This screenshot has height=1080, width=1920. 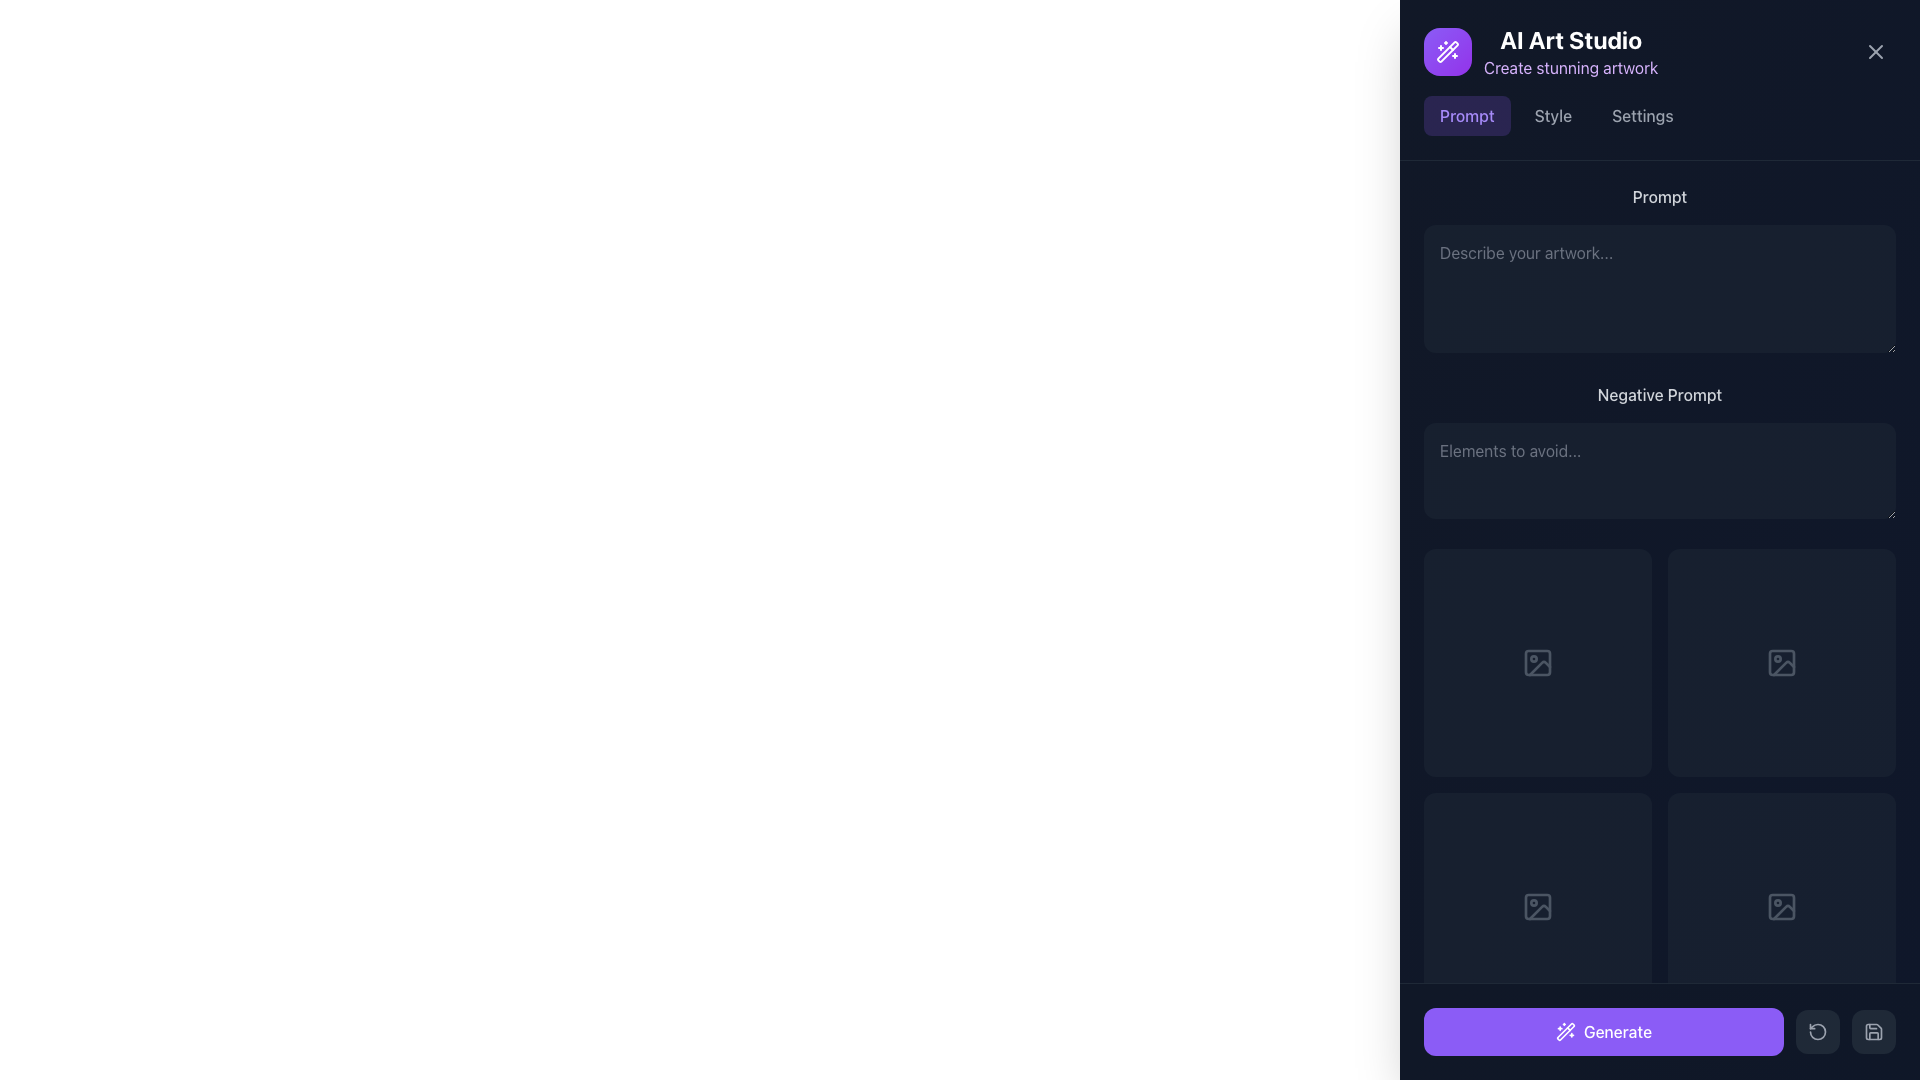 I want to click on the 'Settings' tab in the navigation menu located below the 'AI Art Studio' header, so click(x=1660, y=115).